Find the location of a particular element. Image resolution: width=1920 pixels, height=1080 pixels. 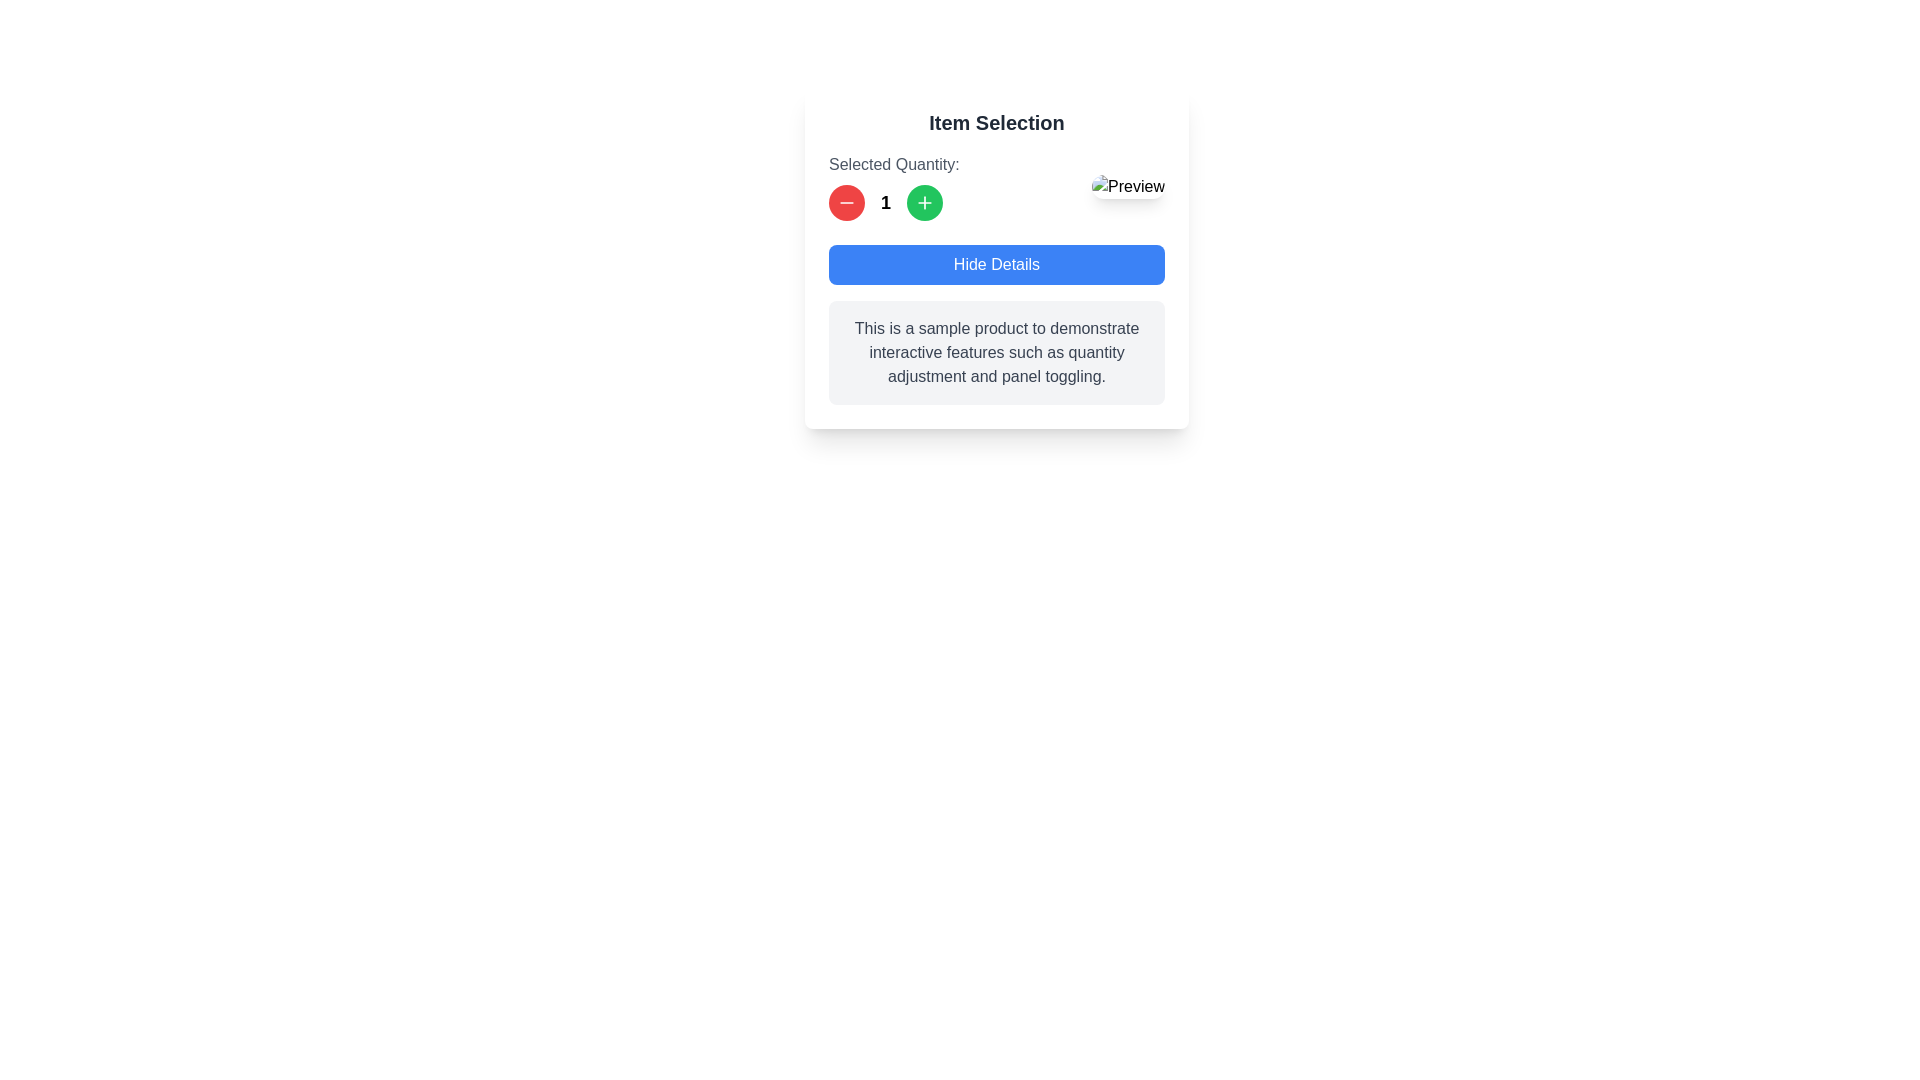

displayed quantity from the Text Display located centrally within the 'Selected Quantity' section is located at coordinates (893, 186).